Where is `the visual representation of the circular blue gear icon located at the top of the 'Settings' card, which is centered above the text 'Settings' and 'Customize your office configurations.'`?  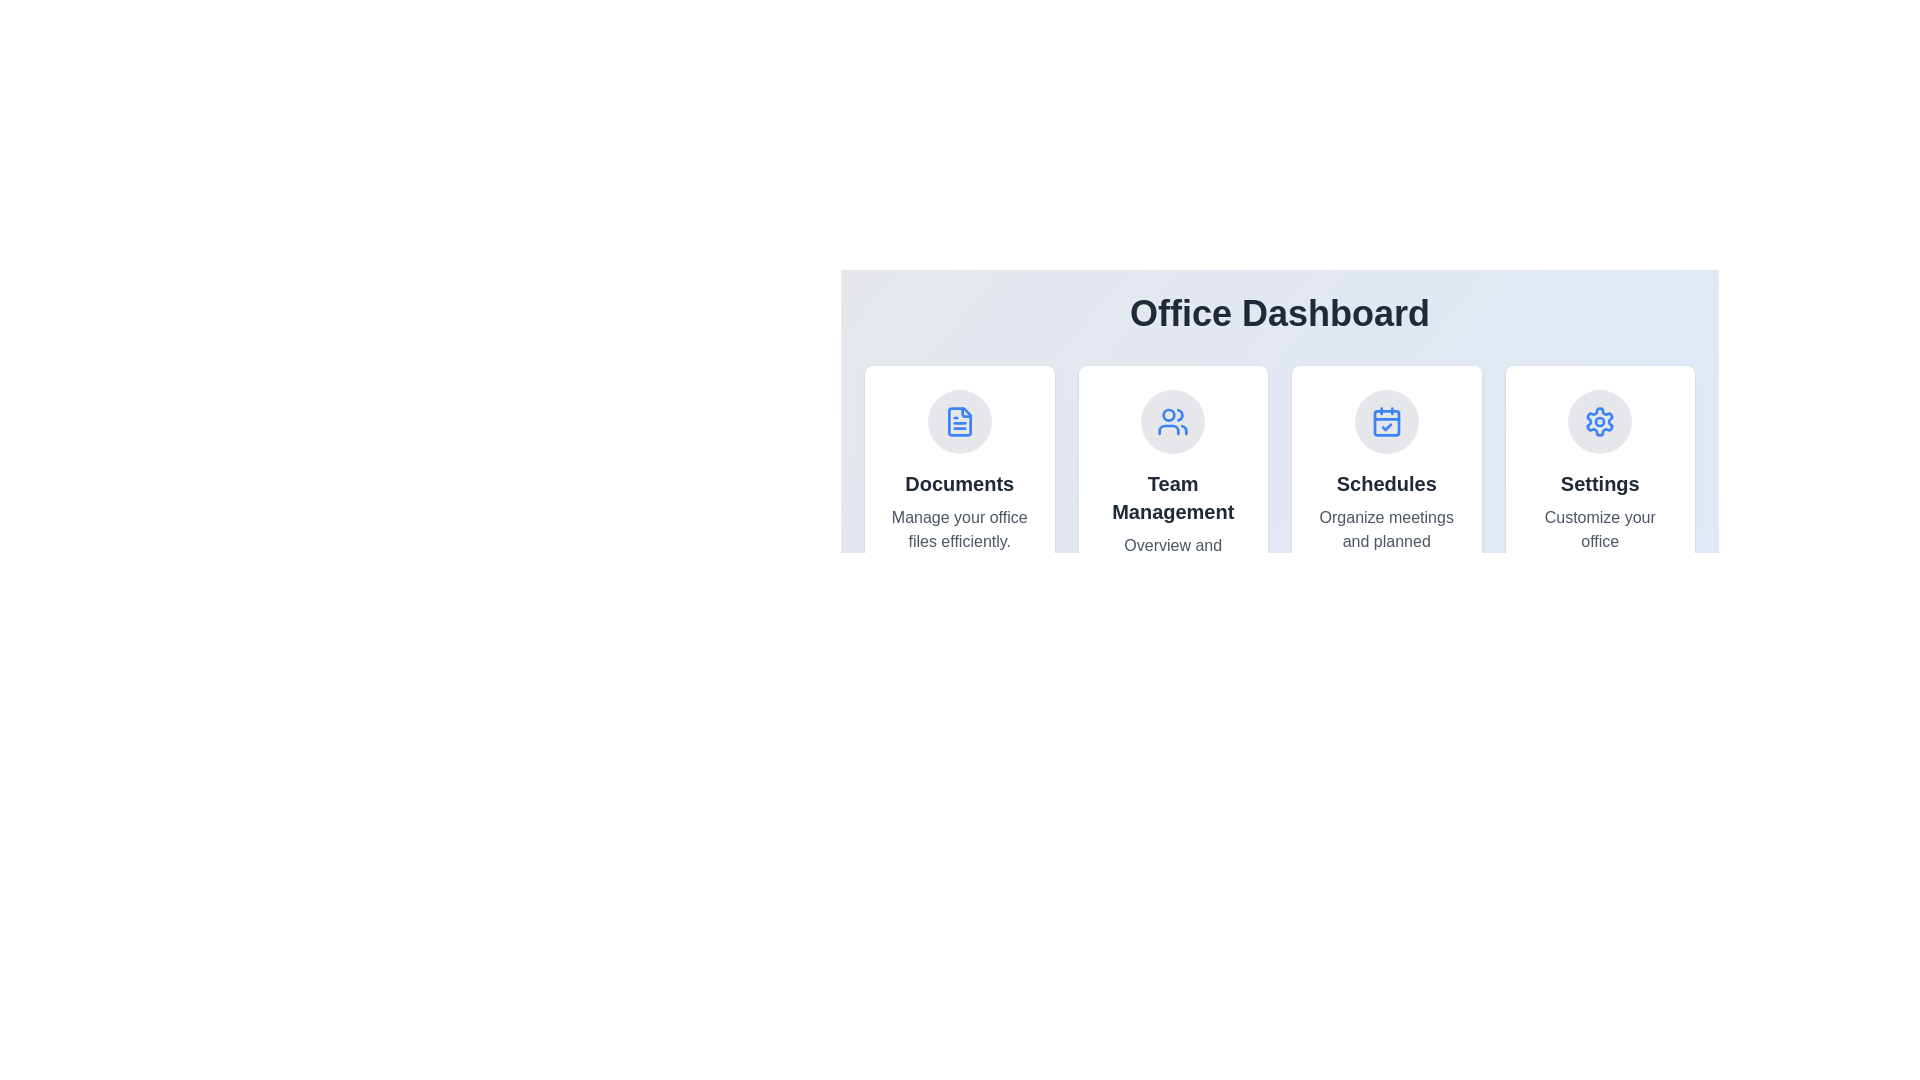
the visual representation of the circular blue gear icon located at the top of the 'Settings' card, which is centered above the text 'Settings' and 'Customize your office configurations.' is located at coordinates (1600, 420).